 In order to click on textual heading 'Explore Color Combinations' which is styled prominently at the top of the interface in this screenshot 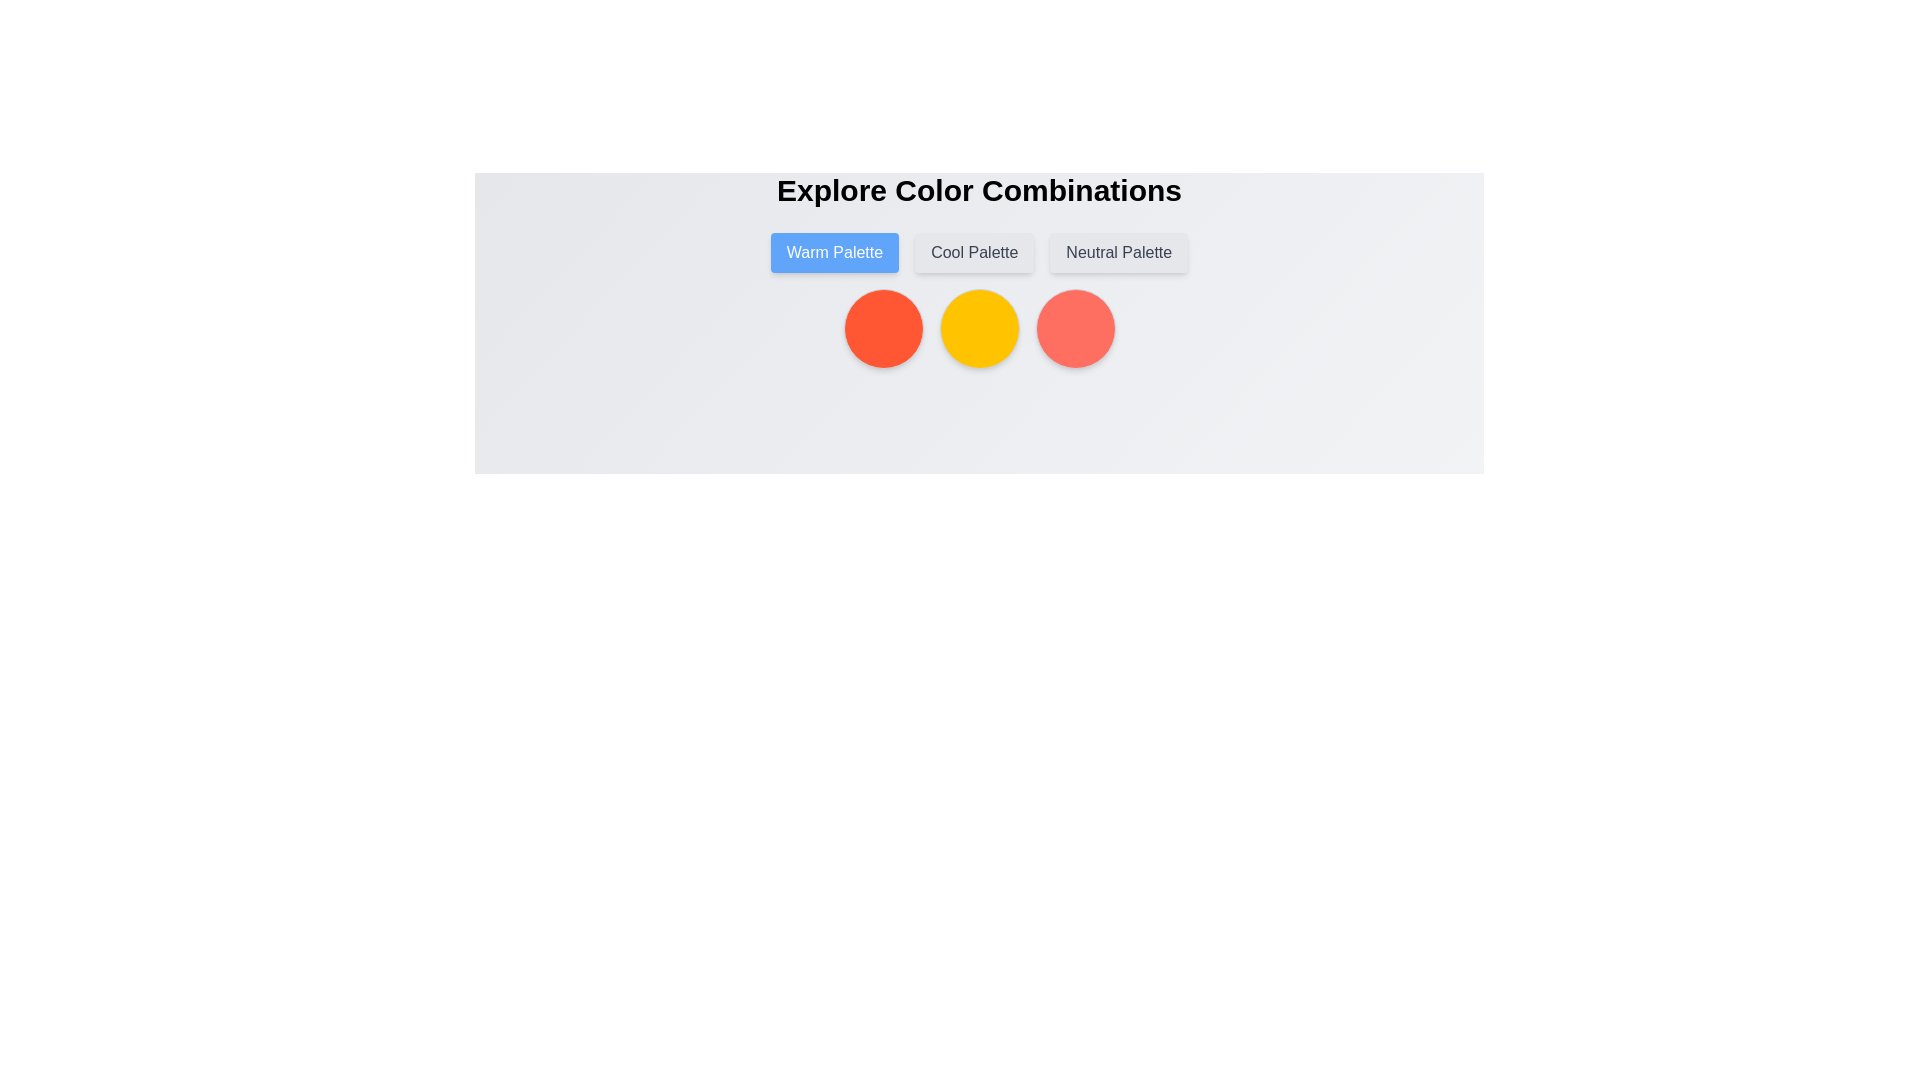, I will do `click(979, 191)`.